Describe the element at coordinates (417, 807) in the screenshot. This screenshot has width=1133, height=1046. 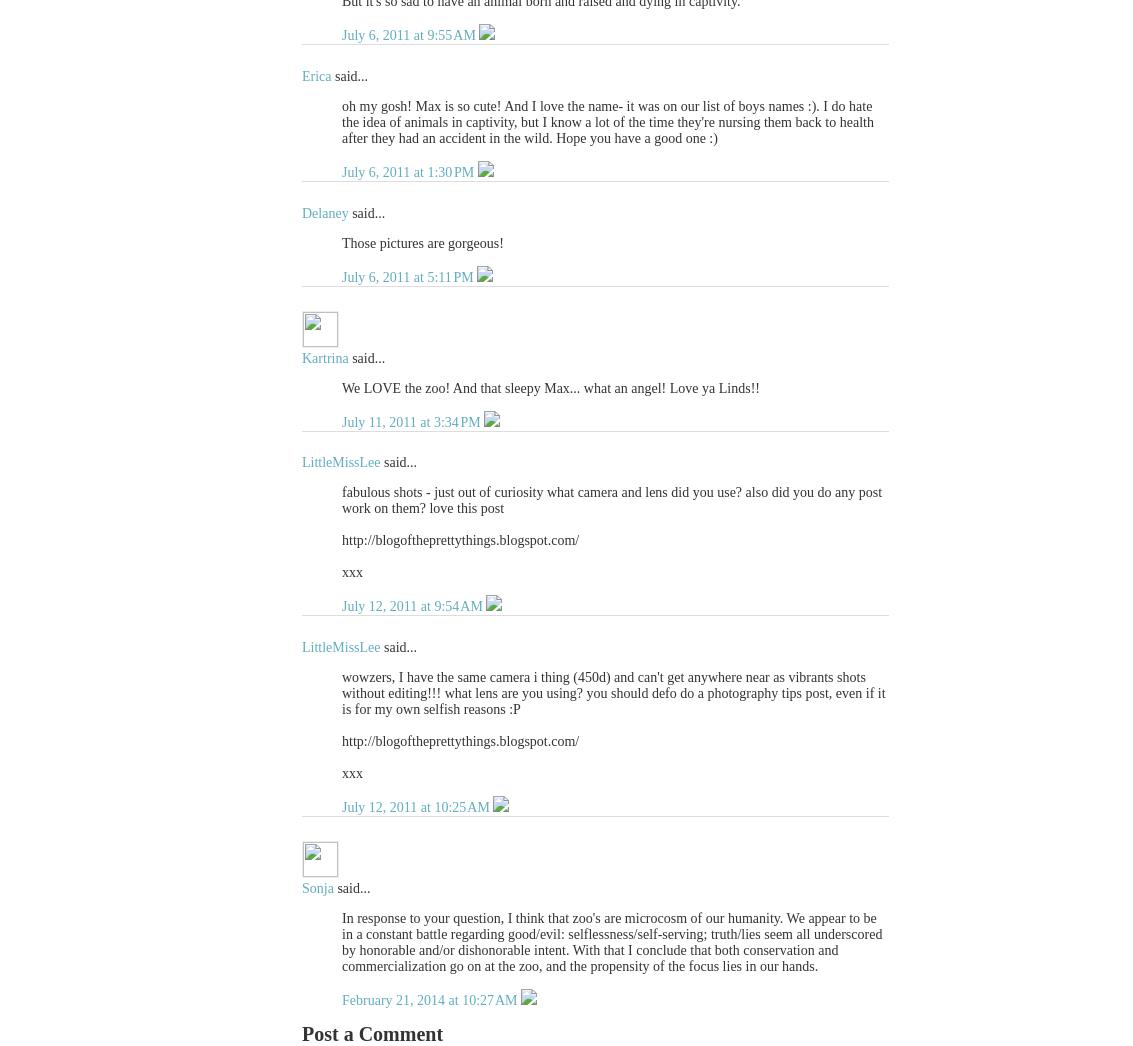
I see `'July 12, 2011 at 10:25 AM'` at that location.